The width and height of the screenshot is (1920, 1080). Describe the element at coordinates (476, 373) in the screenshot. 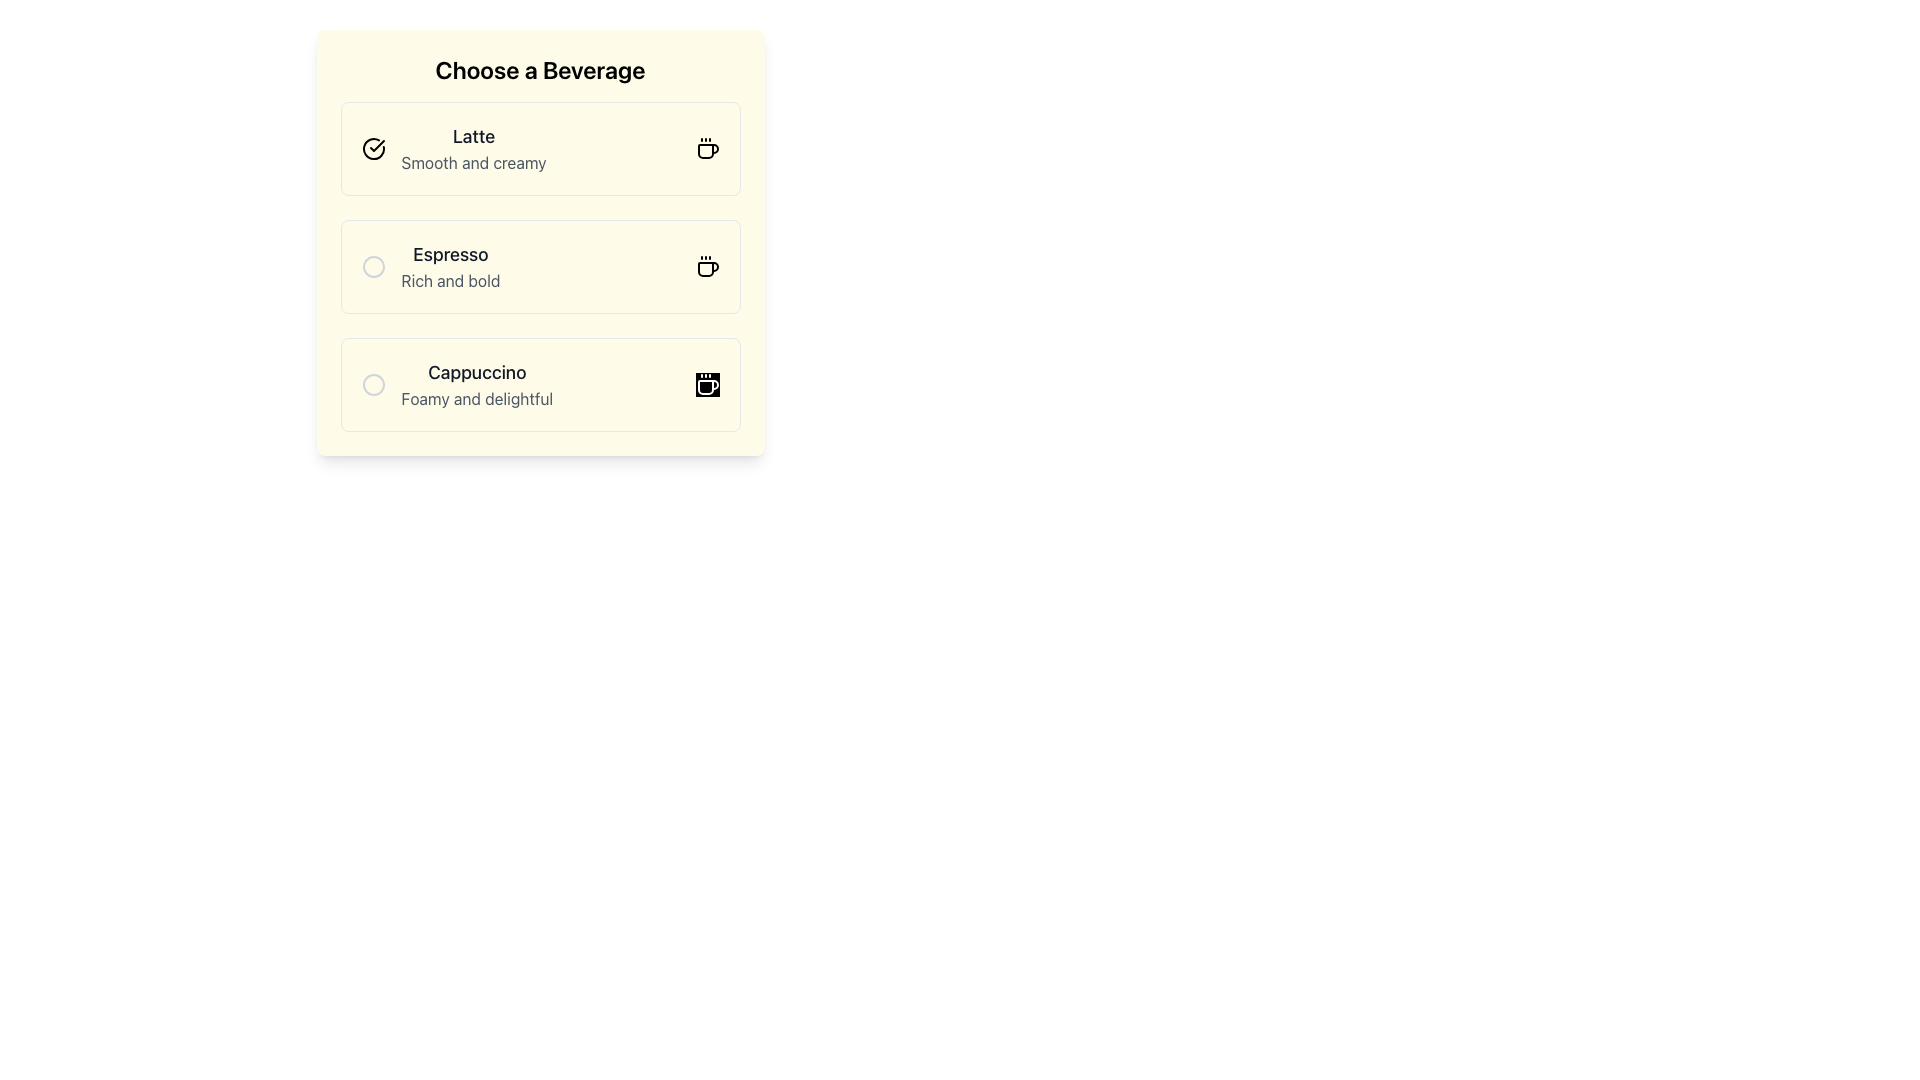

I see `text content of the 'Cappuccino' Text Label located on the third listing of the beverage selection interface, above the description 'Foamy and delightful' and to the left of the coffee cup icon` at that location.